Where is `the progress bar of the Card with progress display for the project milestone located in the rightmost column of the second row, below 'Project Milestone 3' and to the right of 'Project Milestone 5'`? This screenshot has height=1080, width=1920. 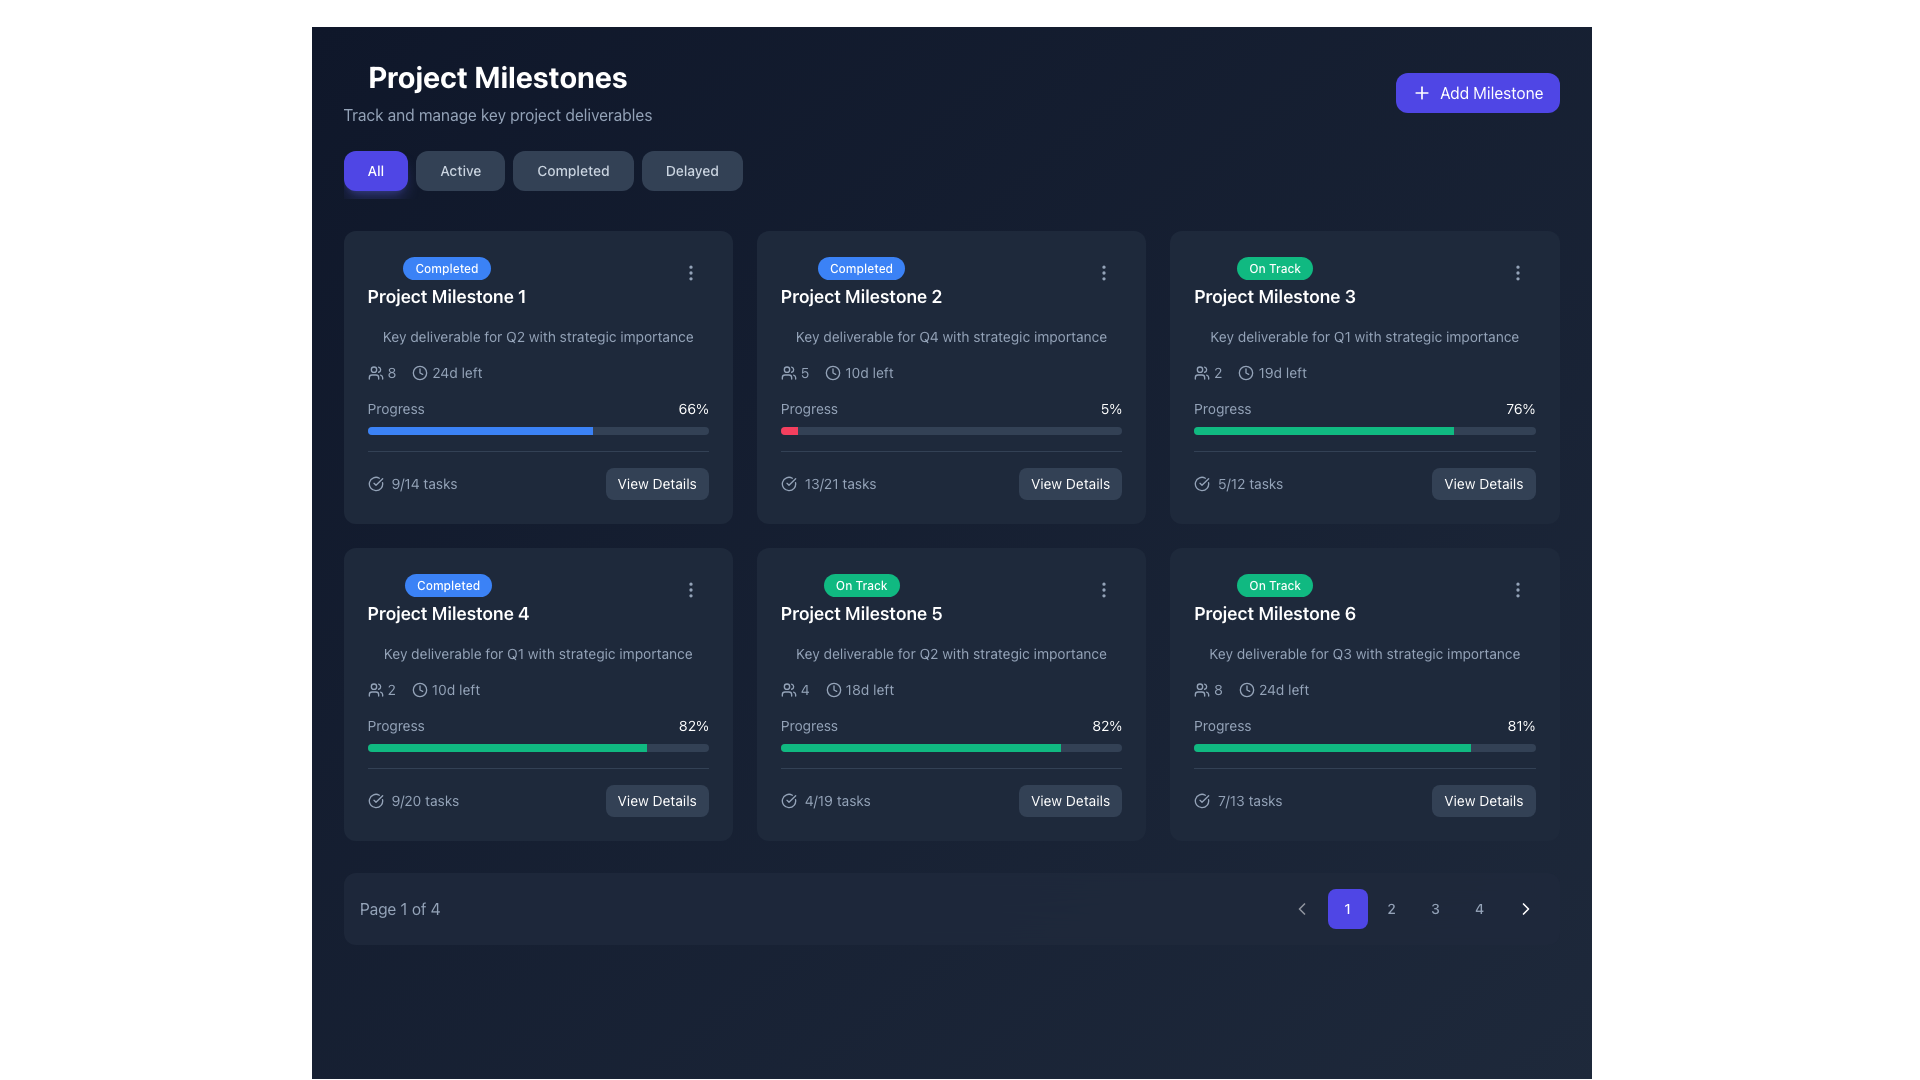
the progress bar of the Card with progress display for the project milestone located in the rightmost column of the second row, below 'Project Milestone 3' and to the right of 'Project Milestone 5' is located at coordinates (1363, 693).